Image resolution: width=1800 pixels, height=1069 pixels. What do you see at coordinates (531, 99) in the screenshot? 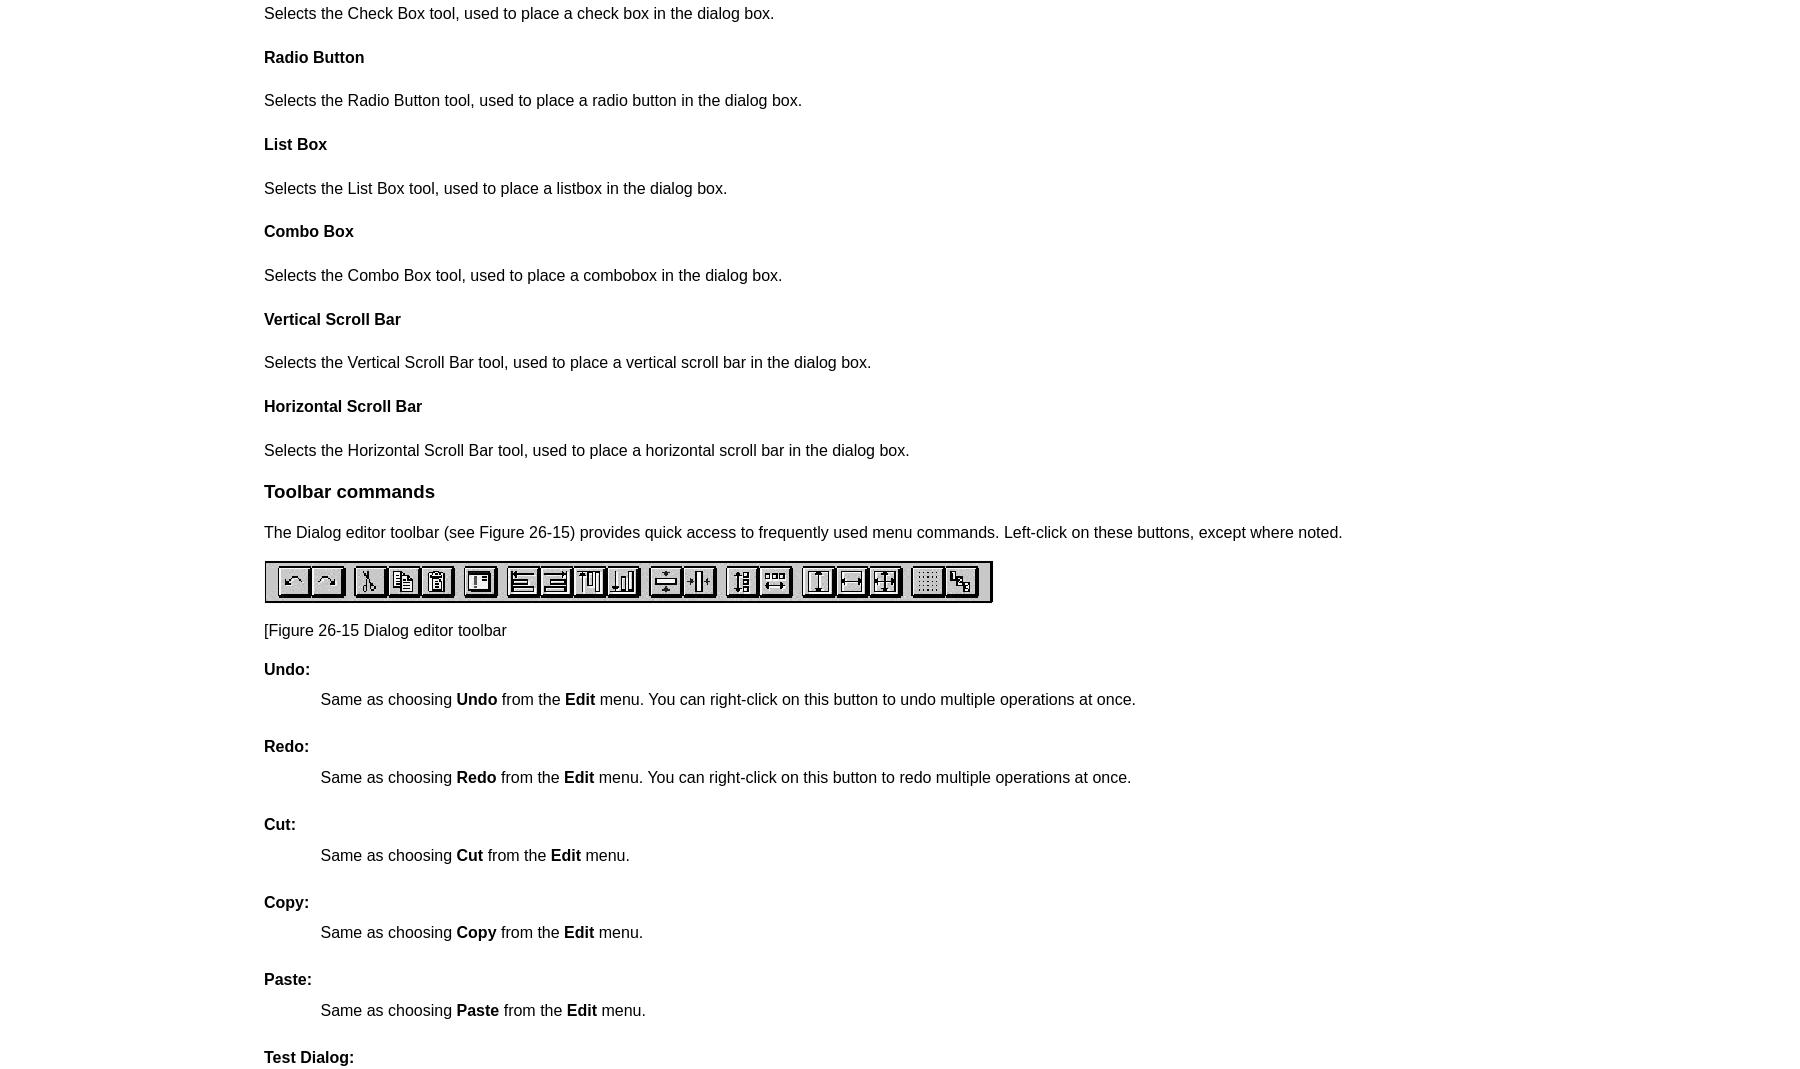
I see `'Selects the Radio Button tool, used to place a radio button in the 
dialog box.'` at bounding box center [531, 99].